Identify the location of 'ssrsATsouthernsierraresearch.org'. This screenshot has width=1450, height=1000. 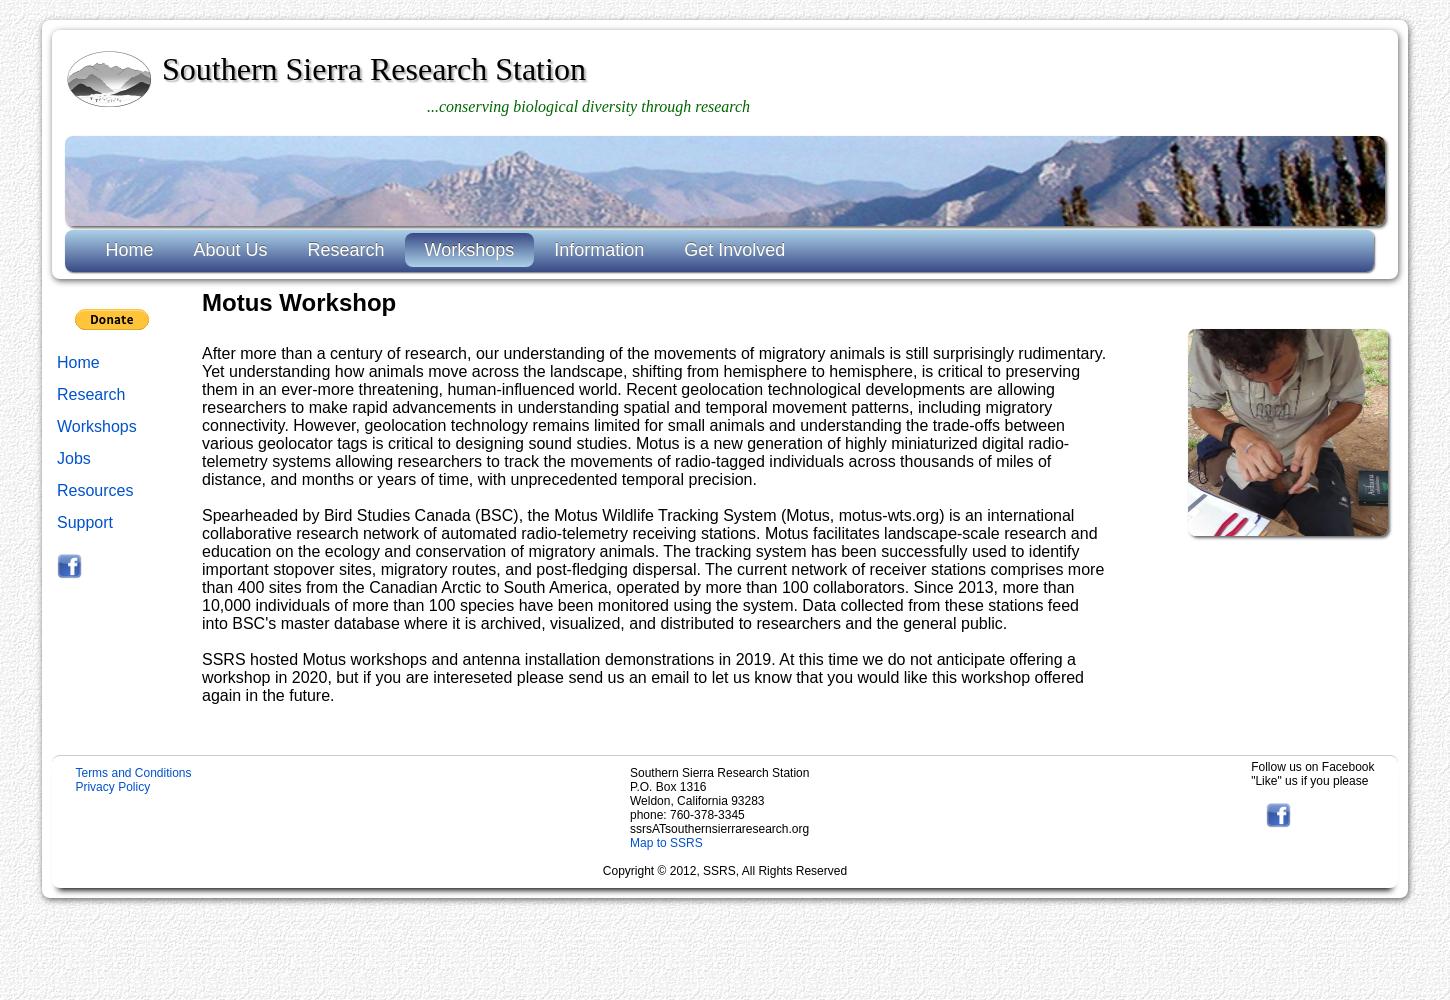
(718, 827).